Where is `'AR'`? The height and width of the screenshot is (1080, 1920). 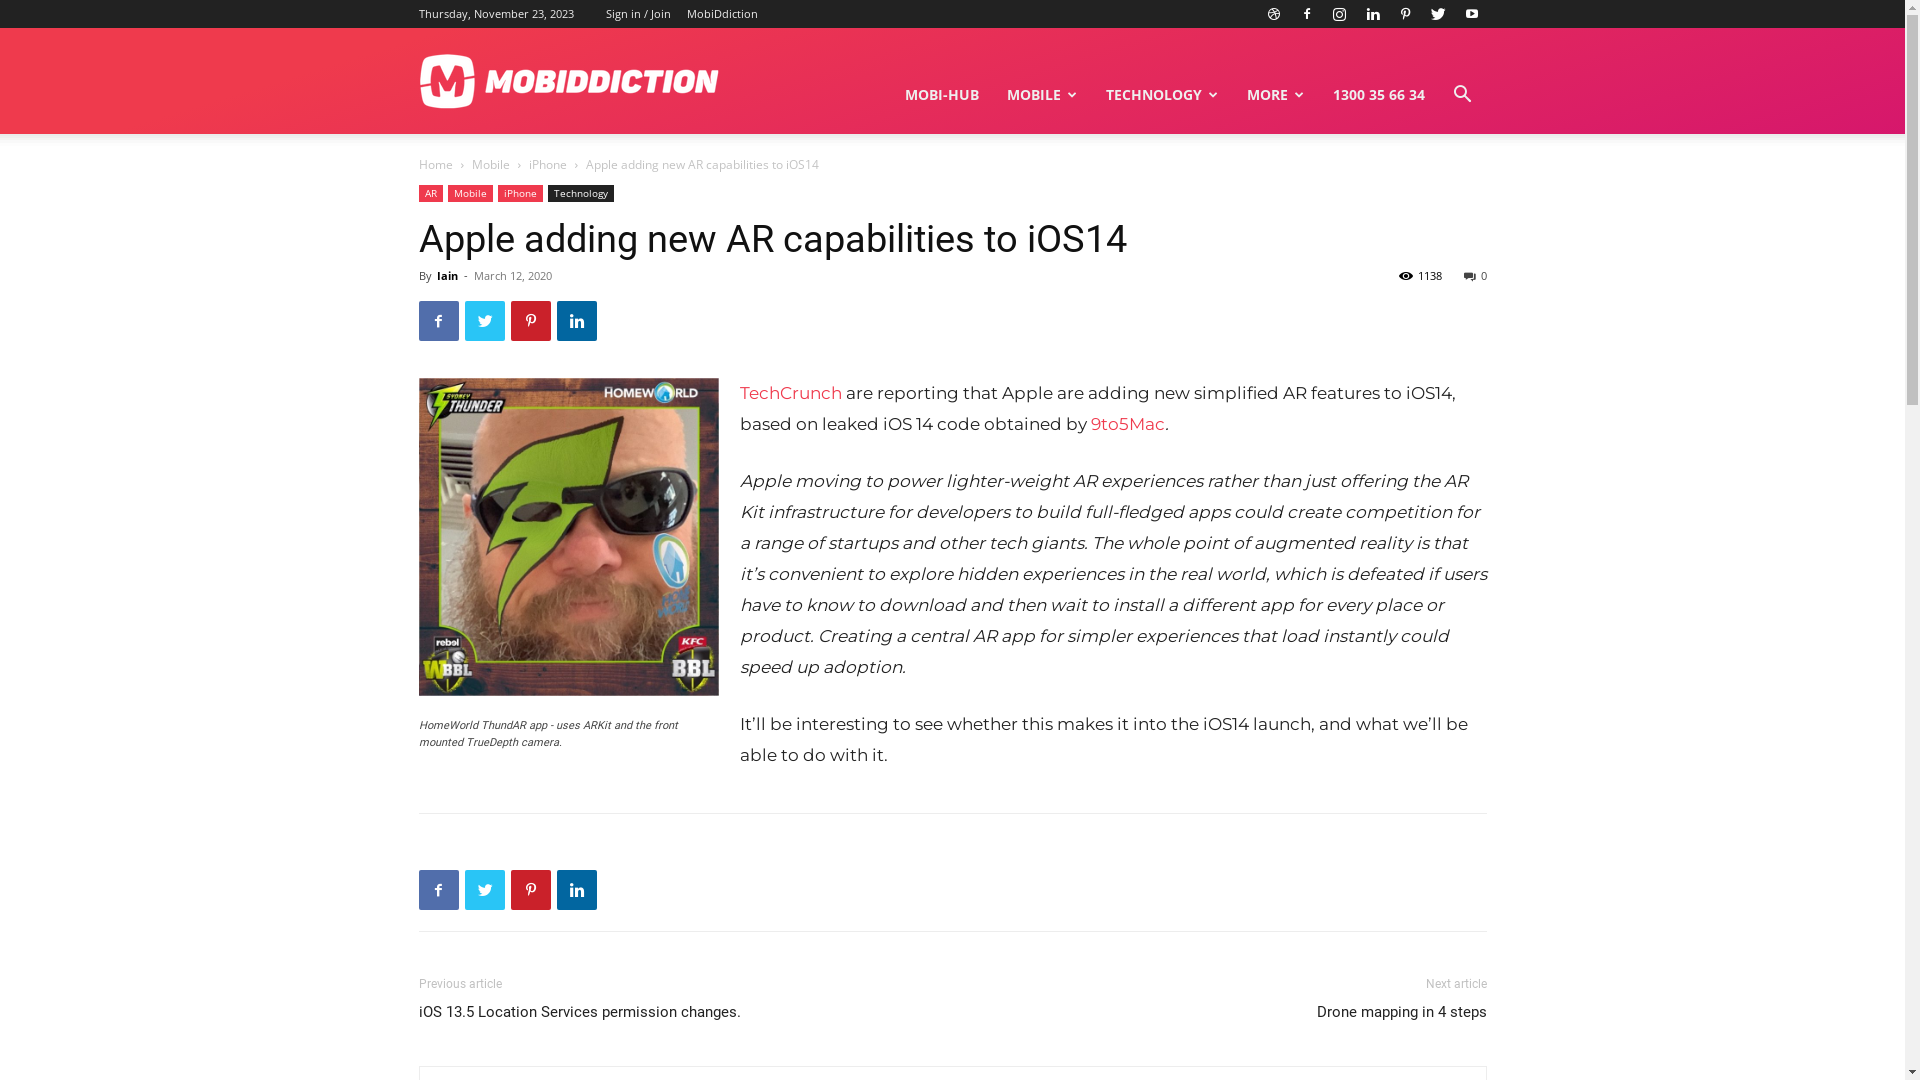
'AR' is located at coordinates (429, 193).